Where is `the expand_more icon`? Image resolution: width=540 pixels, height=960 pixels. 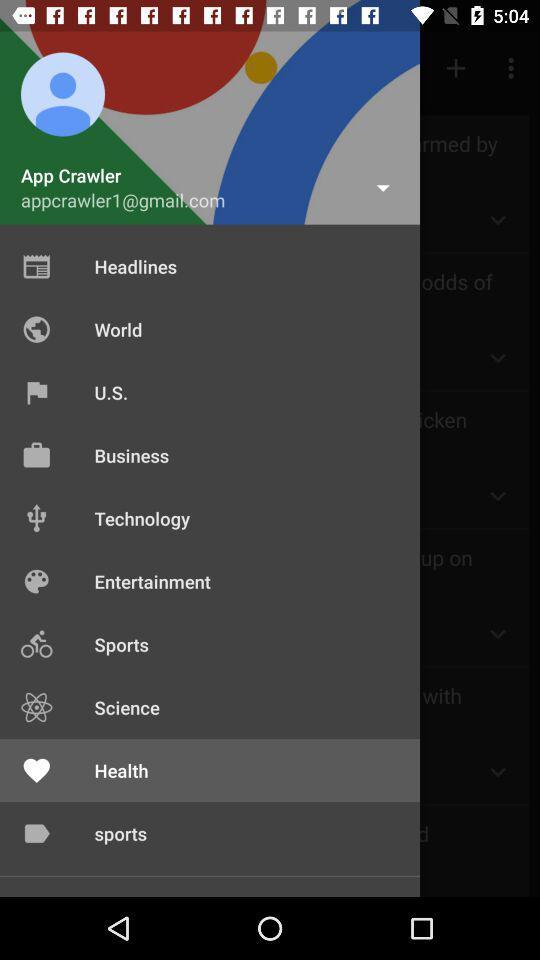 the expand_more icon is located at coordinates (496, 495).